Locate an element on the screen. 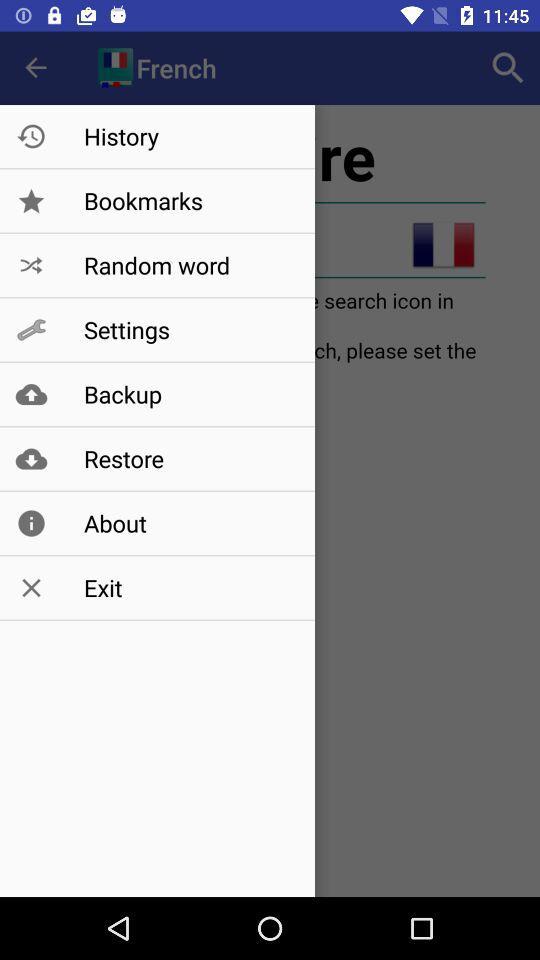  the restore item is located at coordinates (189, 458).